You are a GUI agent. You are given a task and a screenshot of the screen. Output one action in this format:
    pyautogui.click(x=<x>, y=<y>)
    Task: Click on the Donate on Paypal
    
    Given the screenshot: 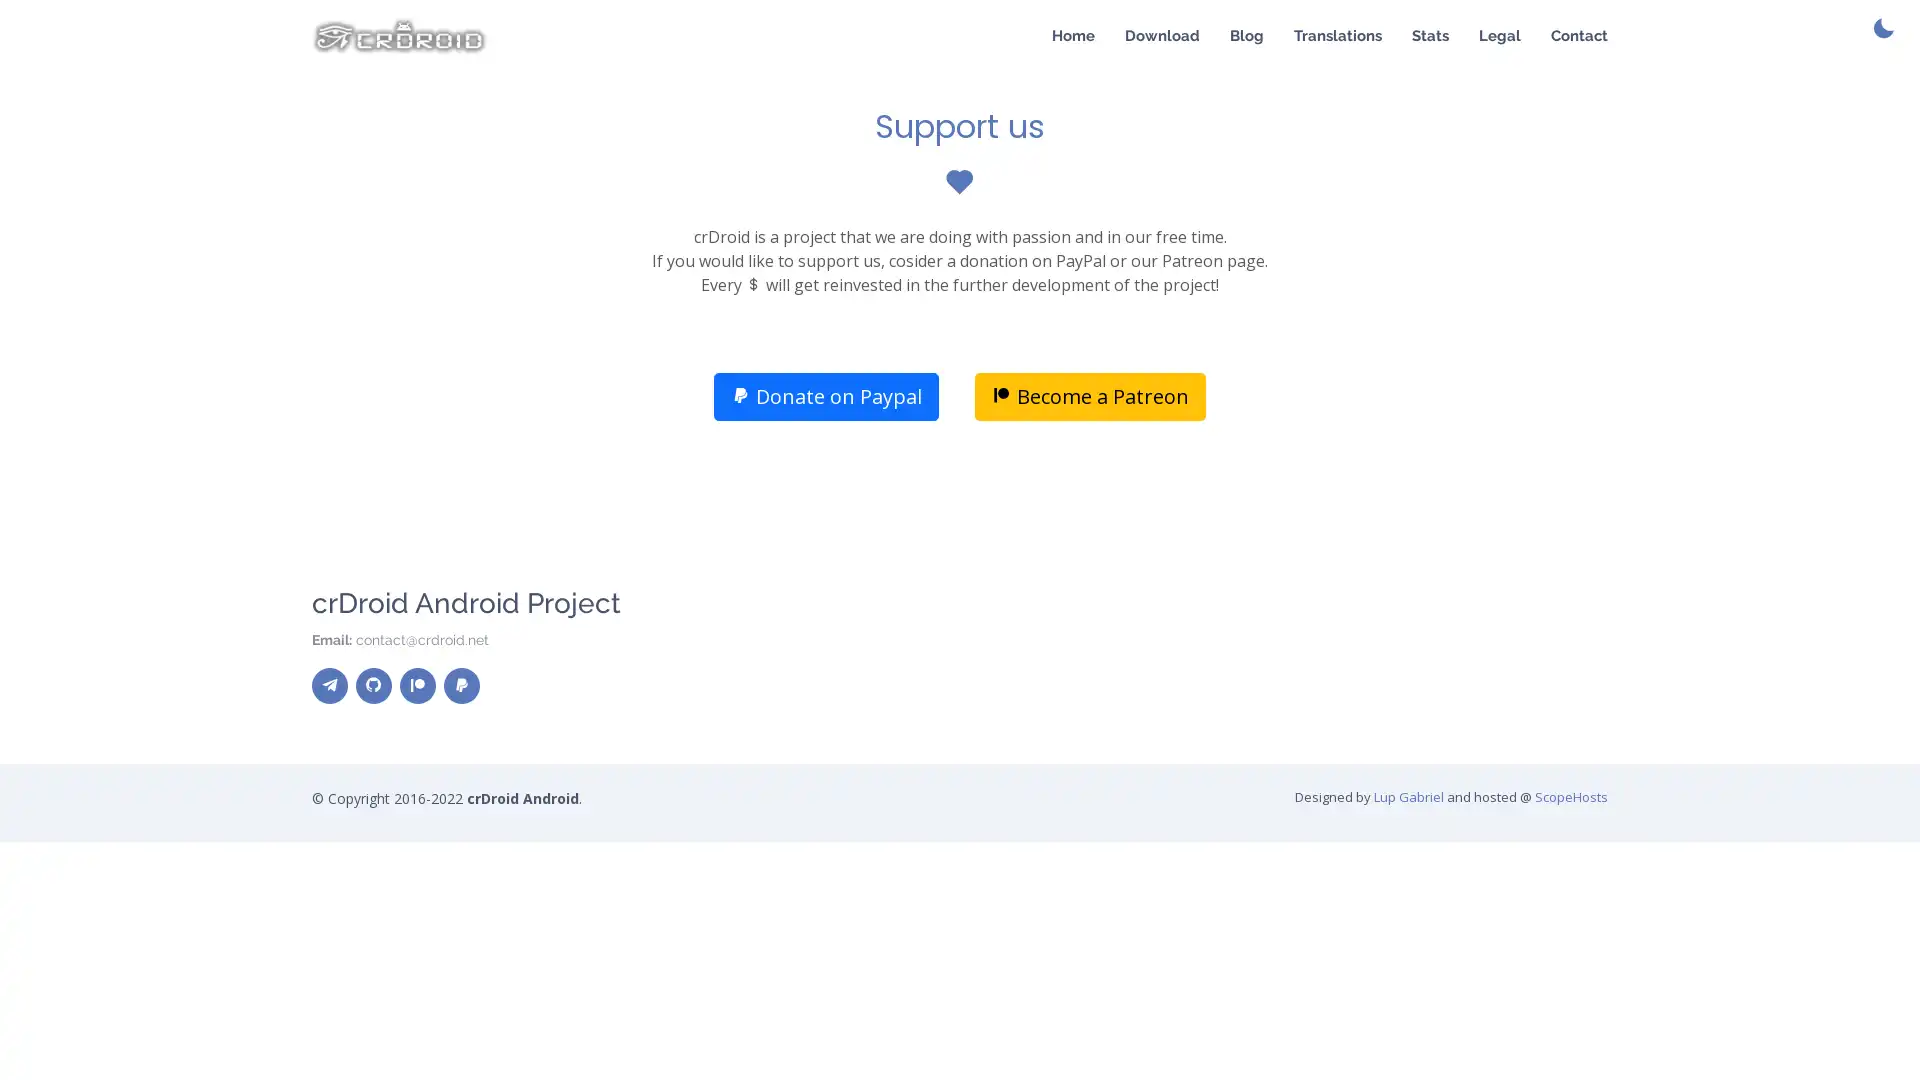 What is the action you would take?
    pyautogui.click(x=826, y=396)
    